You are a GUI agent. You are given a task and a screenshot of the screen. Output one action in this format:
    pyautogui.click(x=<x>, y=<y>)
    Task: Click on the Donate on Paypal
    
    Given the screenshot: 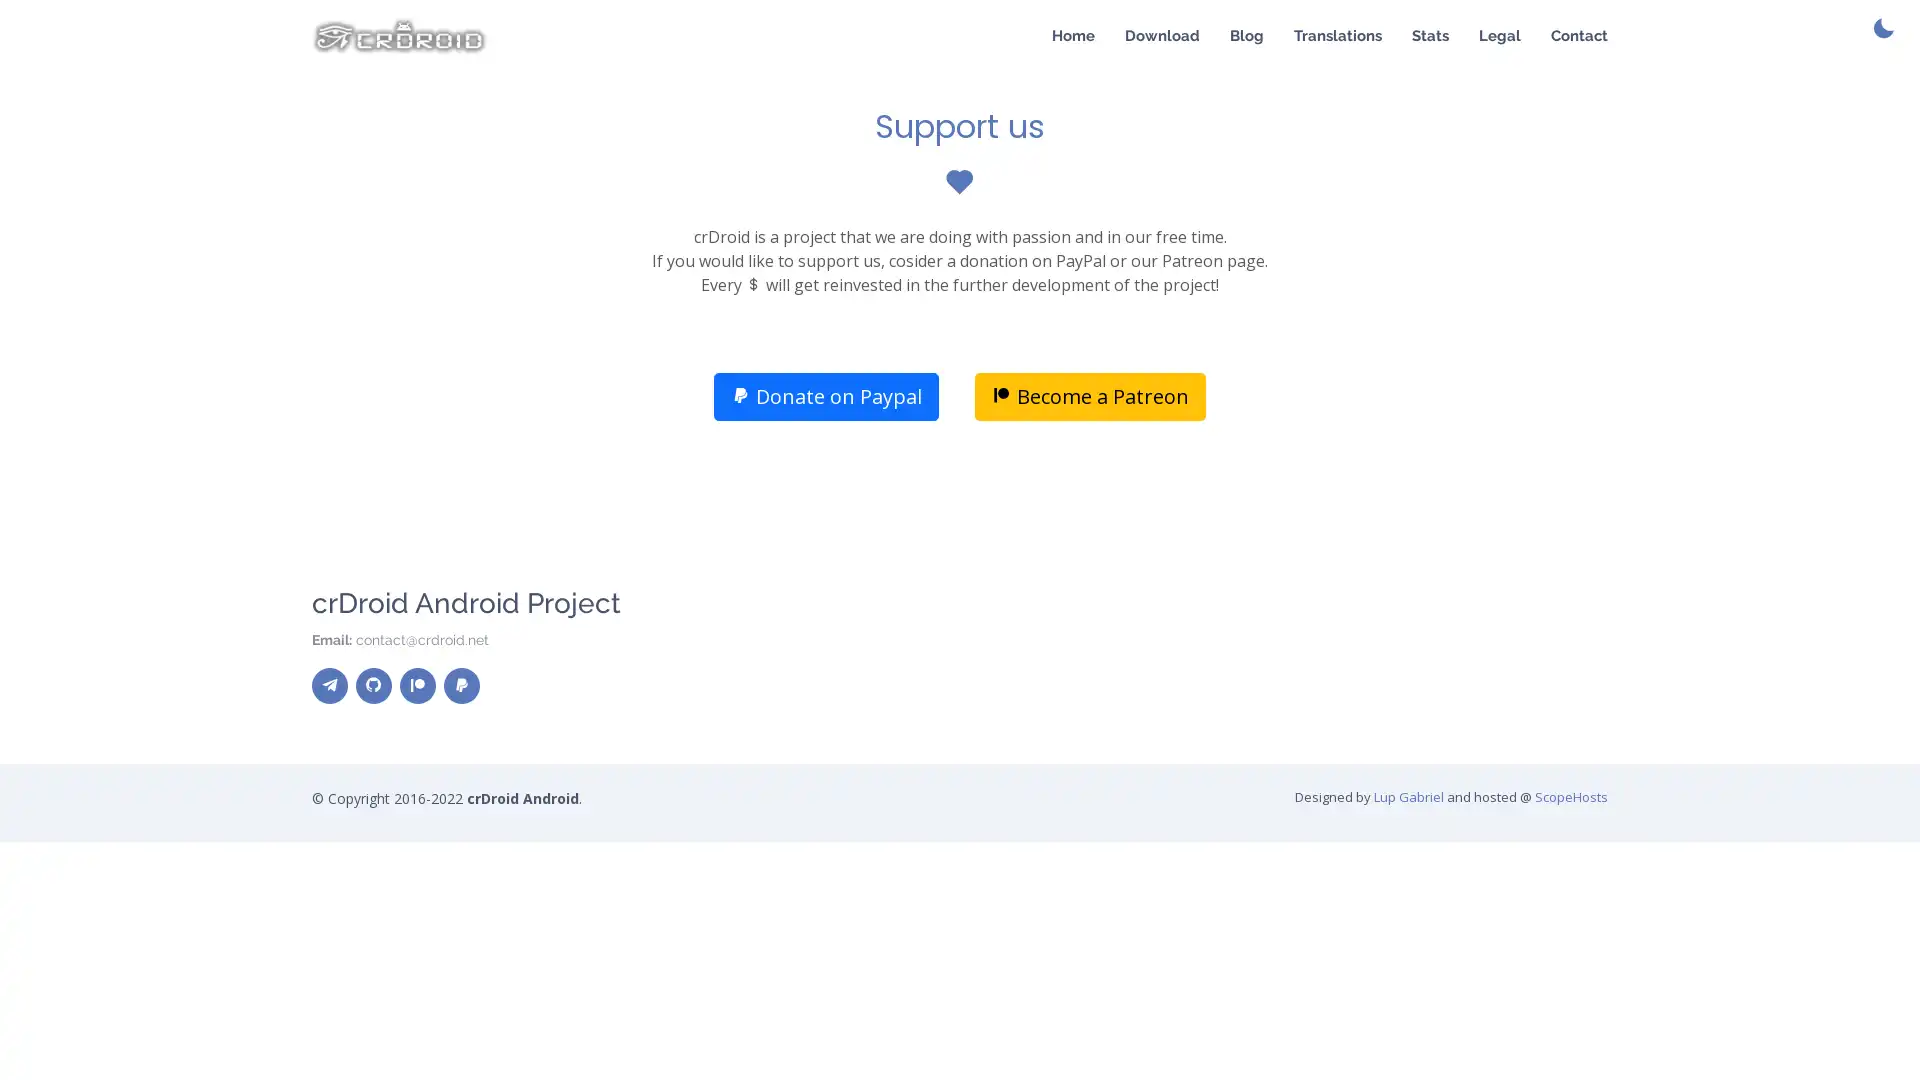 What is the action you would take?
    pyautogui.click(x=826, y=396)
    